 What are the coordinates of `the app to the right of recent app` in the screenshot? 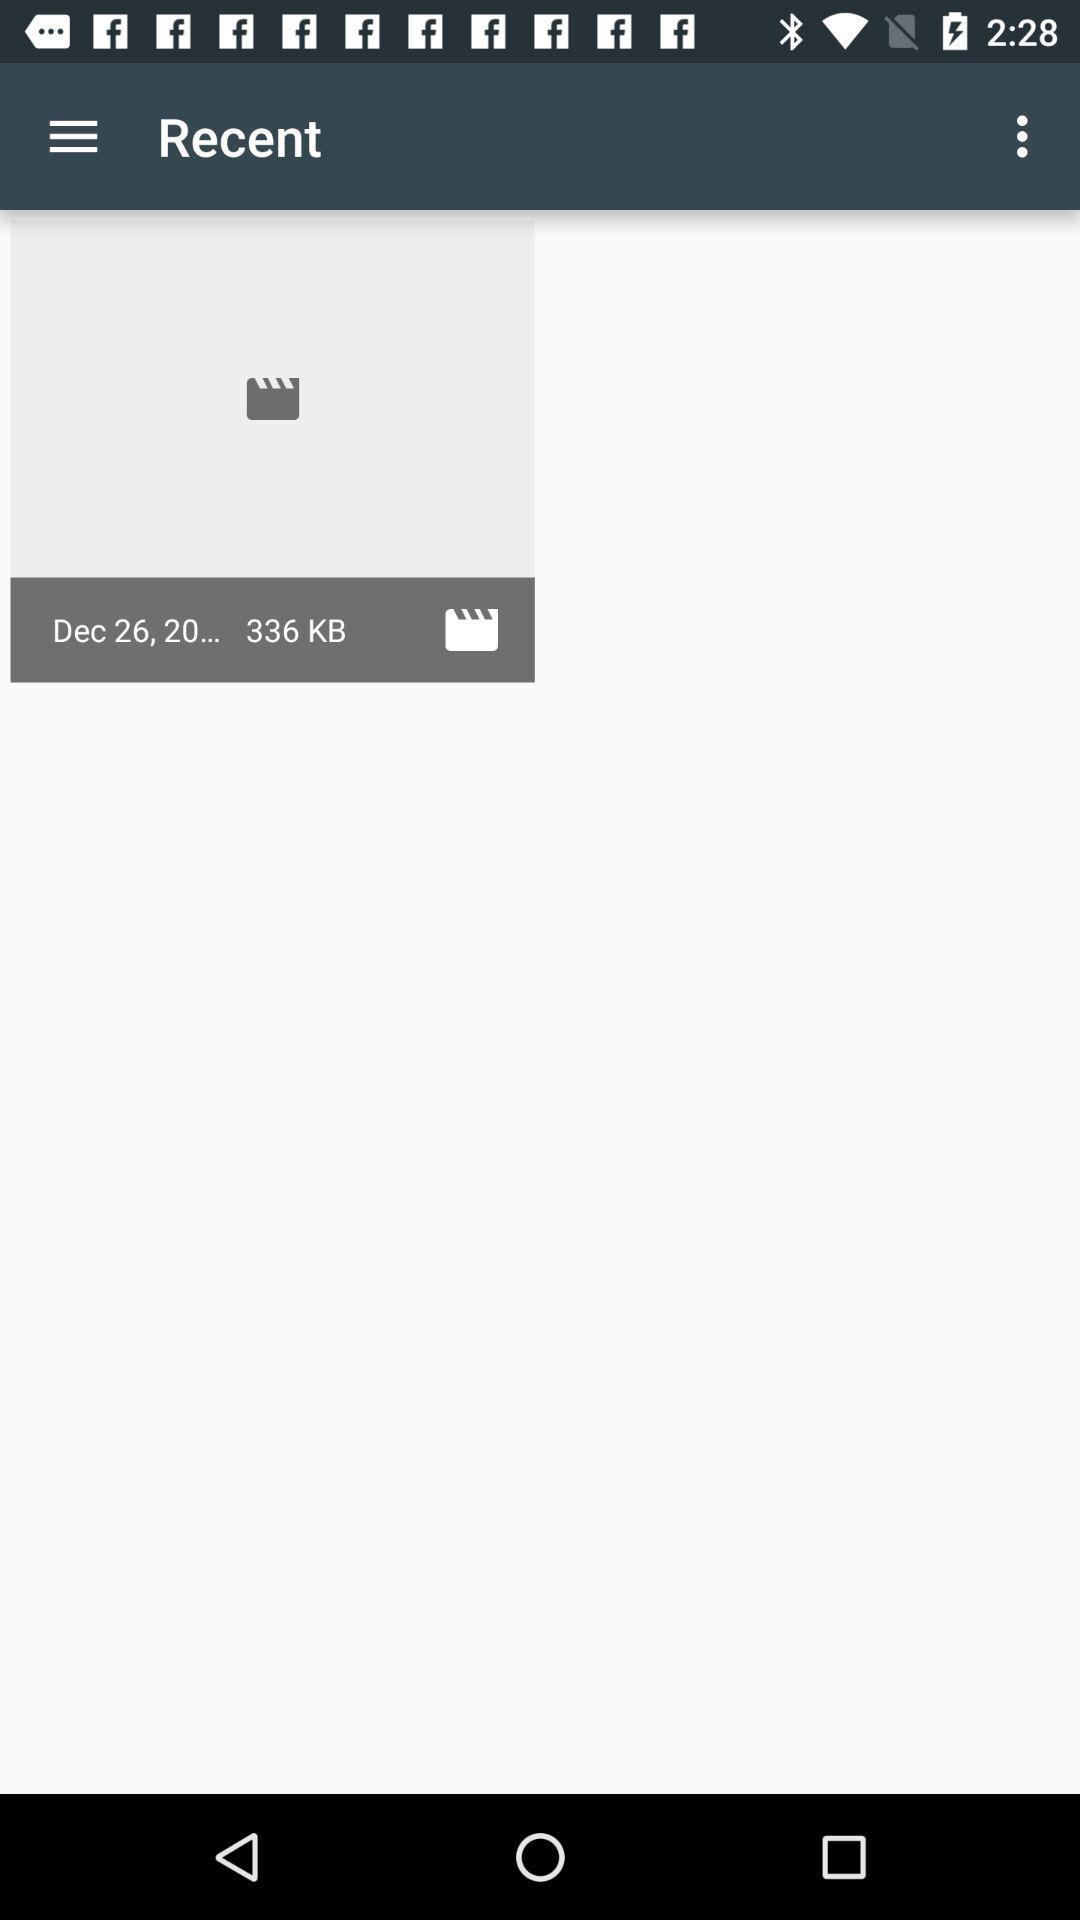 It's located at (1027, 135).